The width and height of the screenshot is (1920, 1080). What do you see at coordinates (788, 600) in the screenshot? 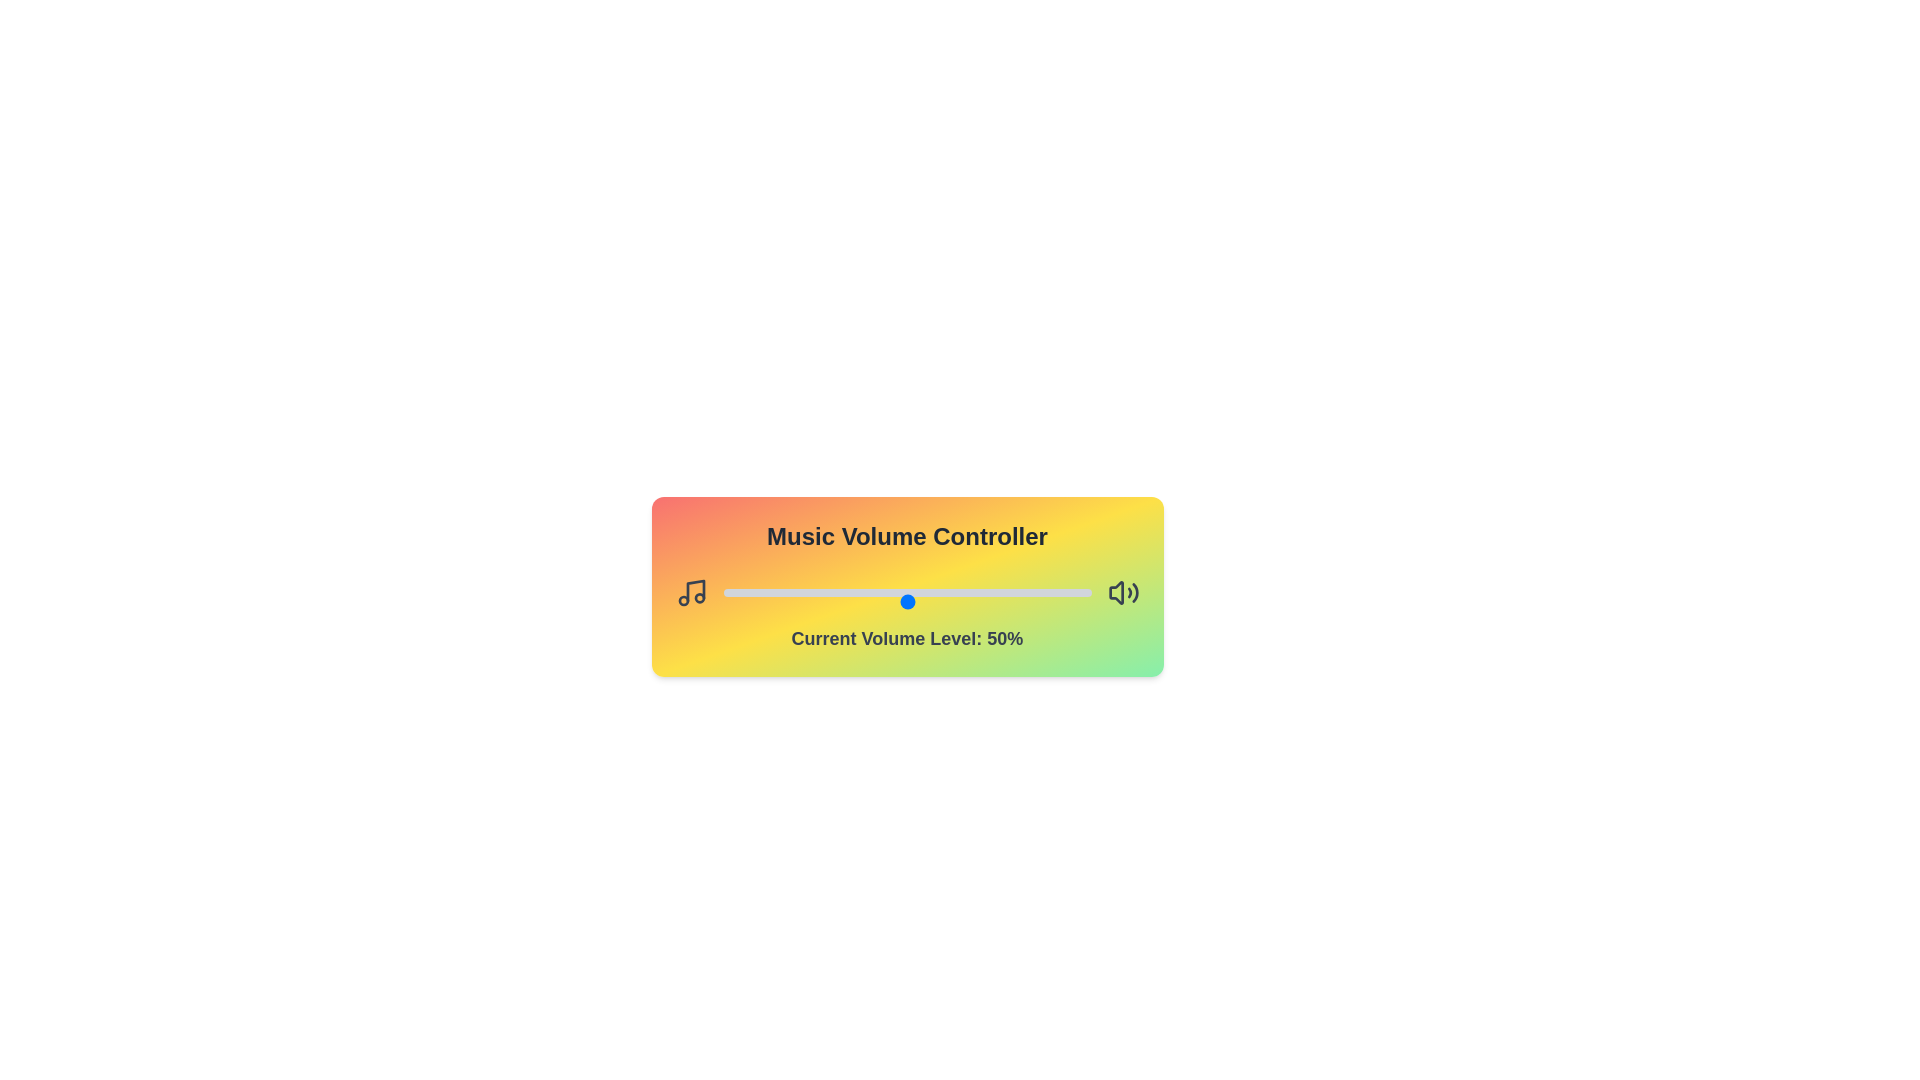
I see `the volume slider to 18%` at bounding box center [788, 600].